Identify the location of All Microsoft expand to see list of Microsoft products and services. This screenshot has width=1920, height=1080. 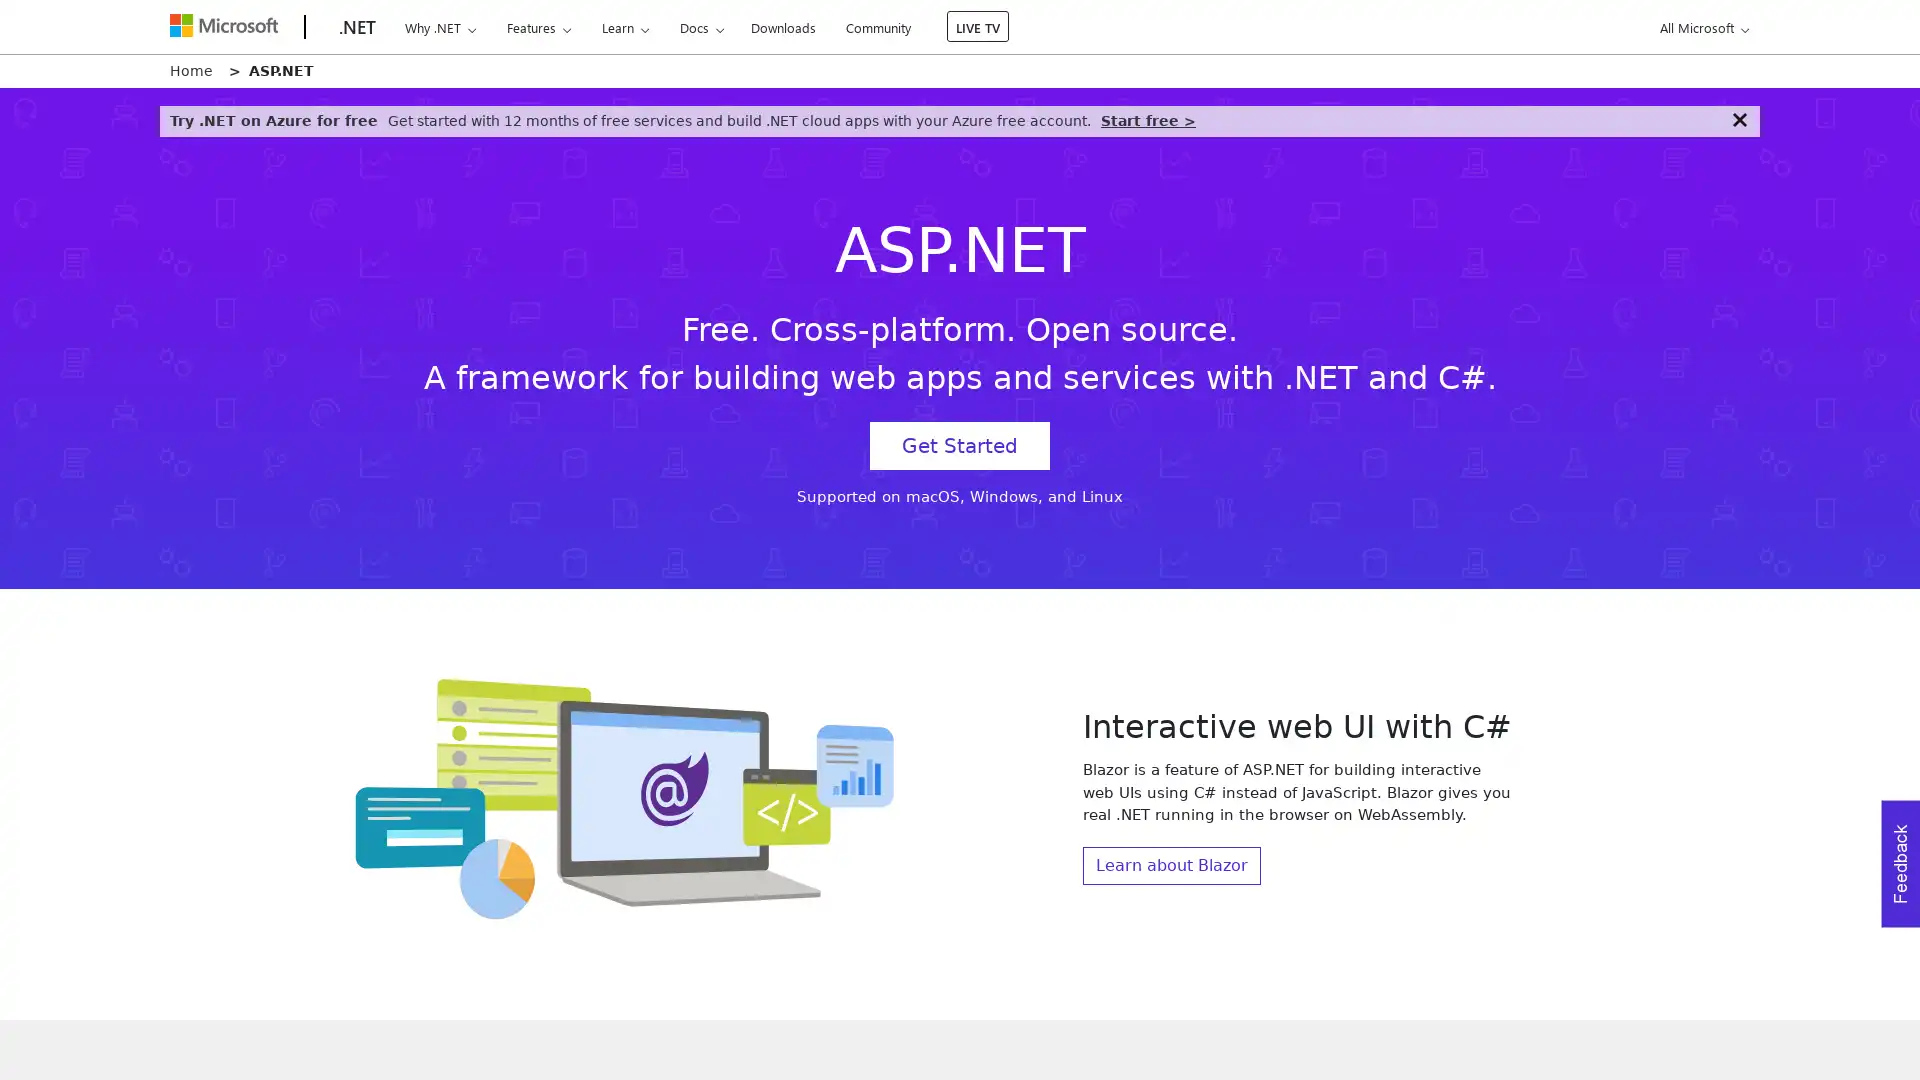
(1700, 27).